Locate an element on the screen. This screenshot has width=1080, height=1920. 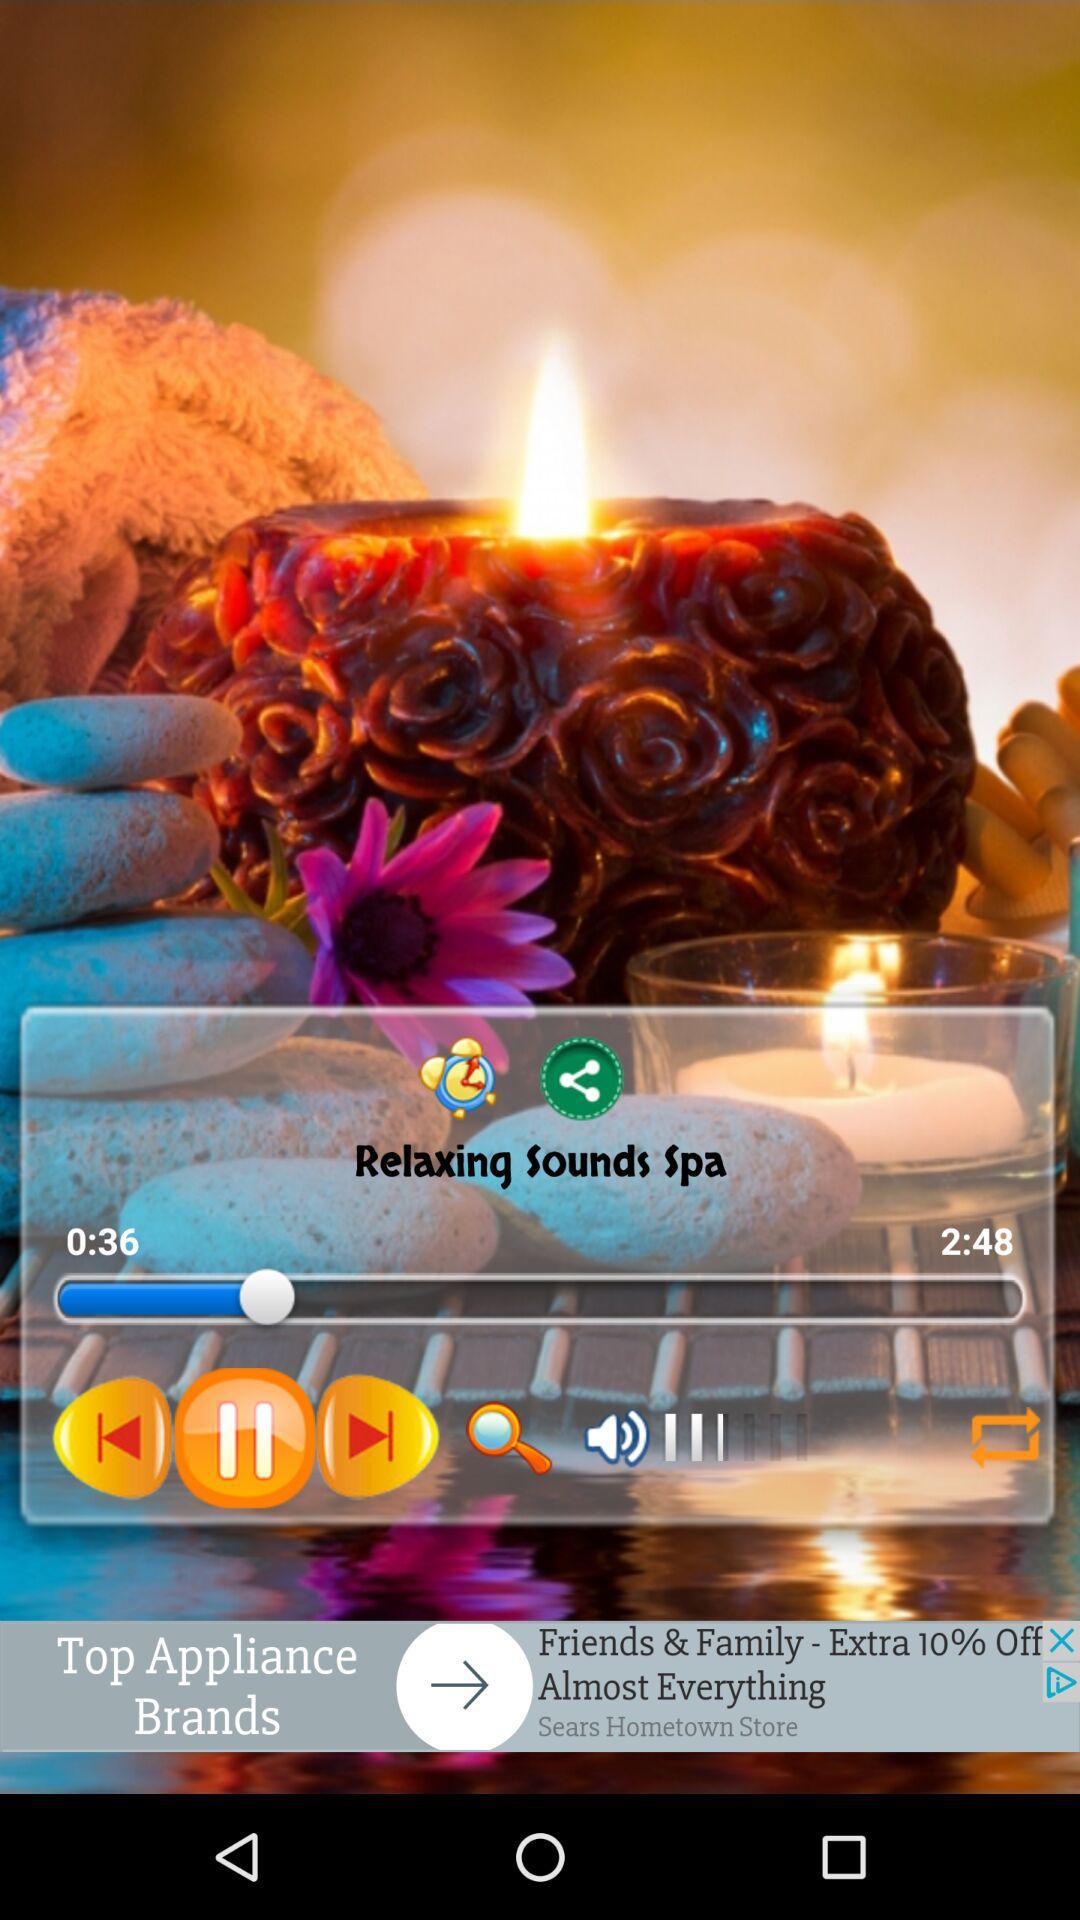
pause is located at coordinates (243, 1437).